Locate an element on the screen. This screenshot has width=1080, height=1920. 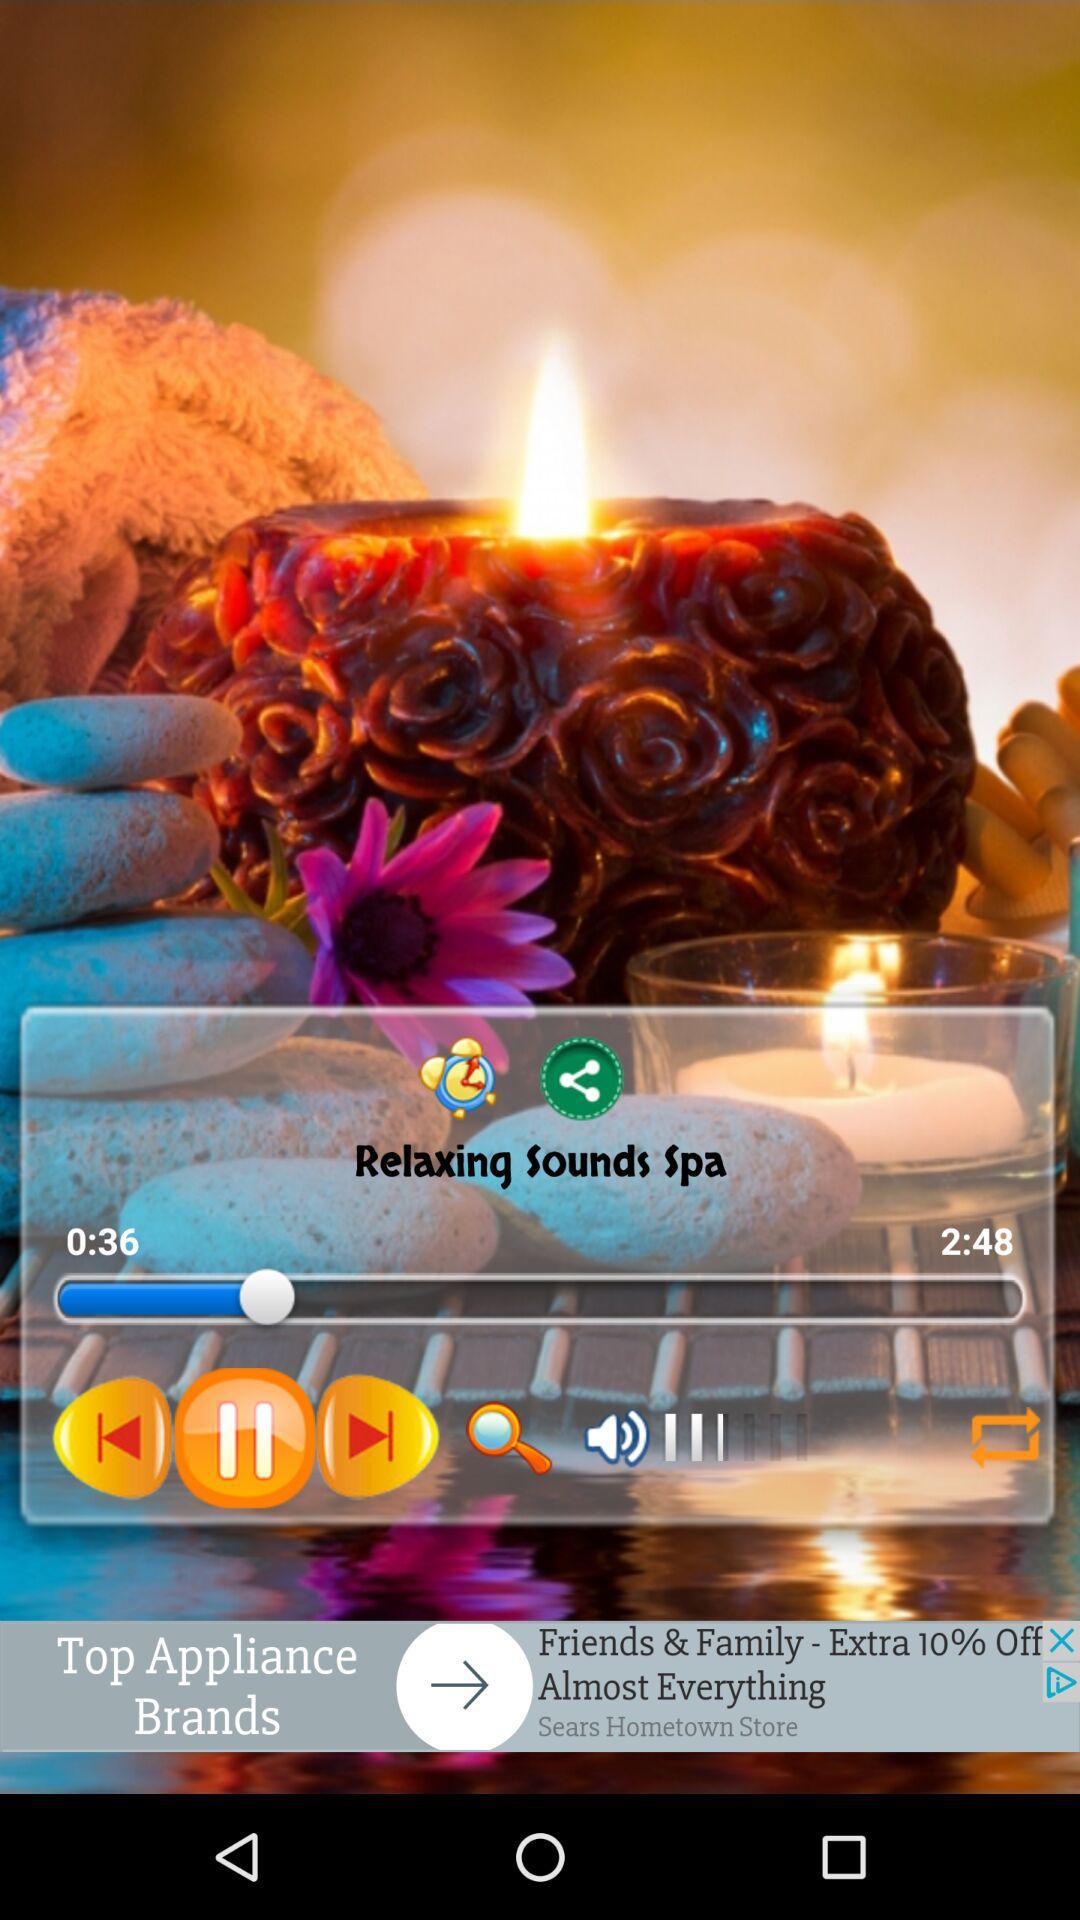
pause is located at coordinates (243, 1437).